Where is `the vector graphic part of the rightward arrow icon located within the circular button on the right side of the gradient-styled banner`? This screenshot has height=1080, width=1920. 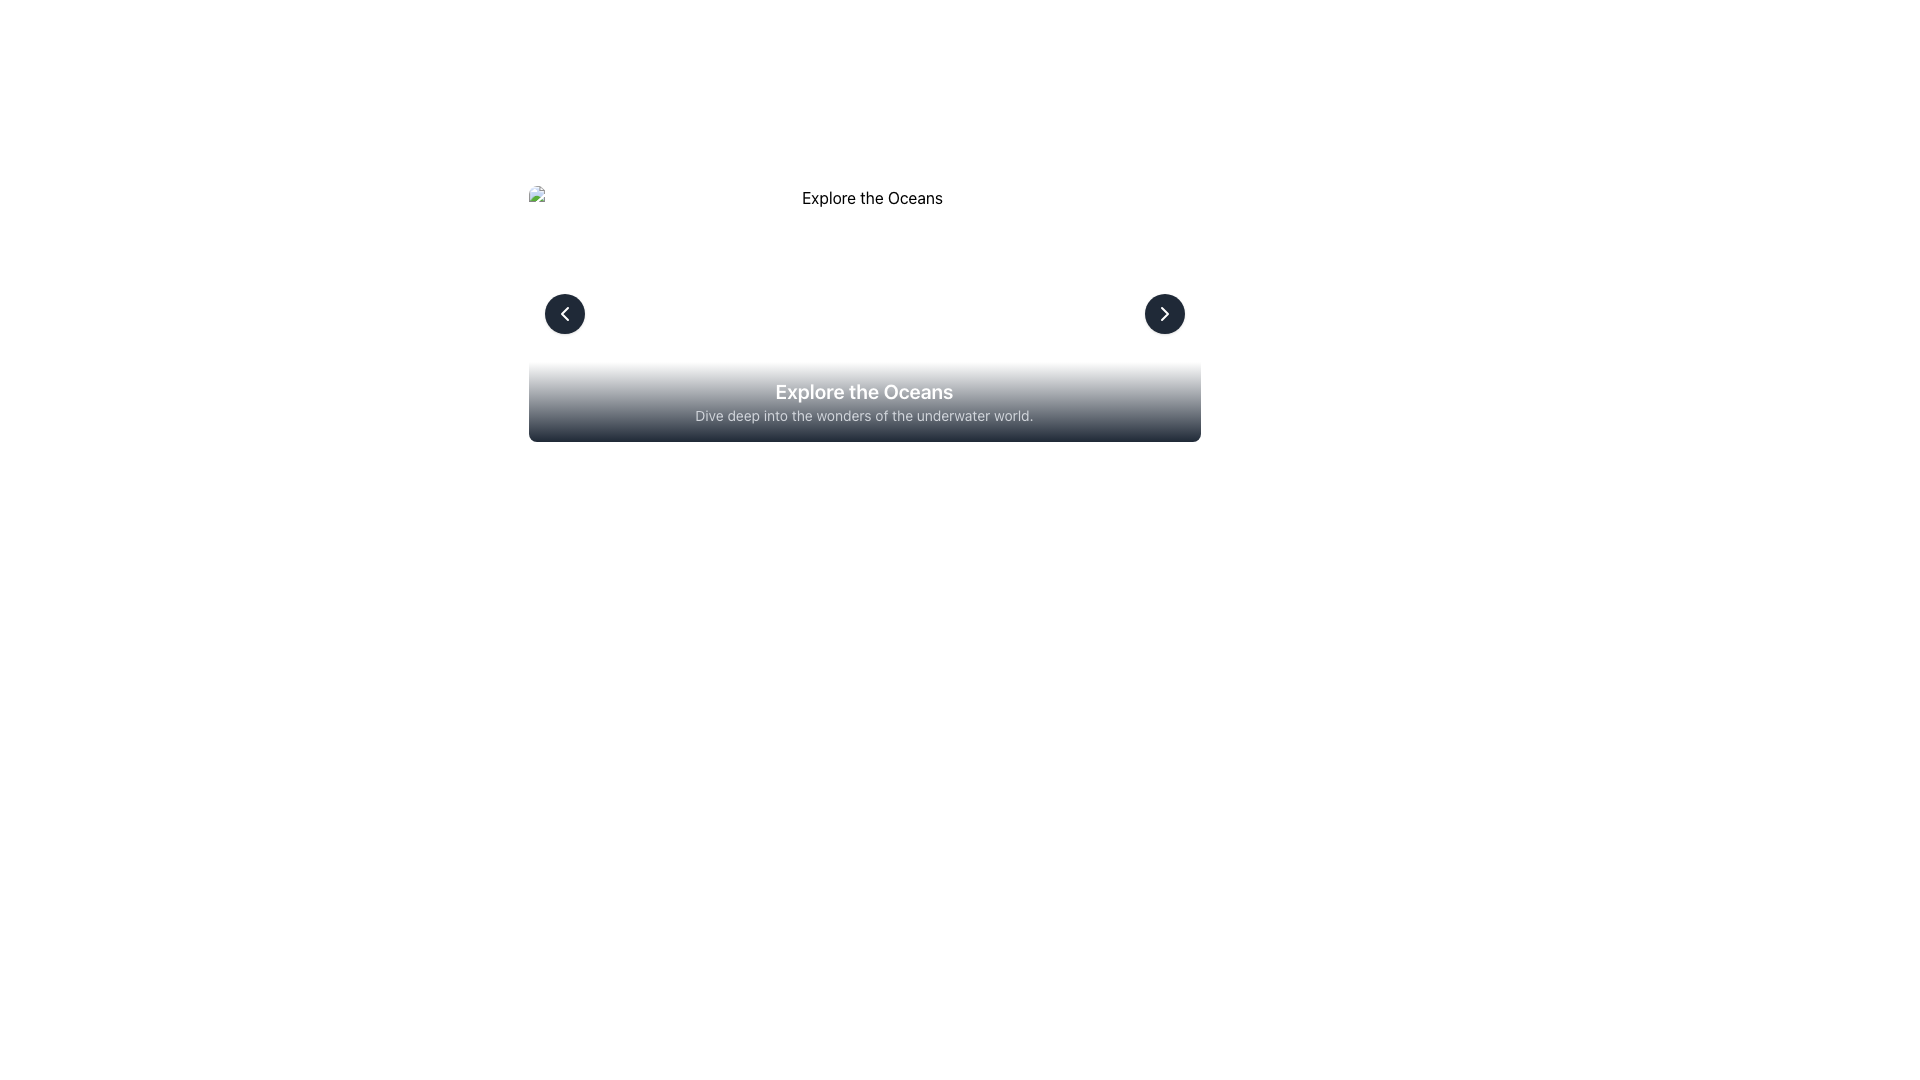
the vector graphic part of the rightward arrow icon located within the circular button on the right side of the gradient-styled banner is located at coordinates (1164, 313).